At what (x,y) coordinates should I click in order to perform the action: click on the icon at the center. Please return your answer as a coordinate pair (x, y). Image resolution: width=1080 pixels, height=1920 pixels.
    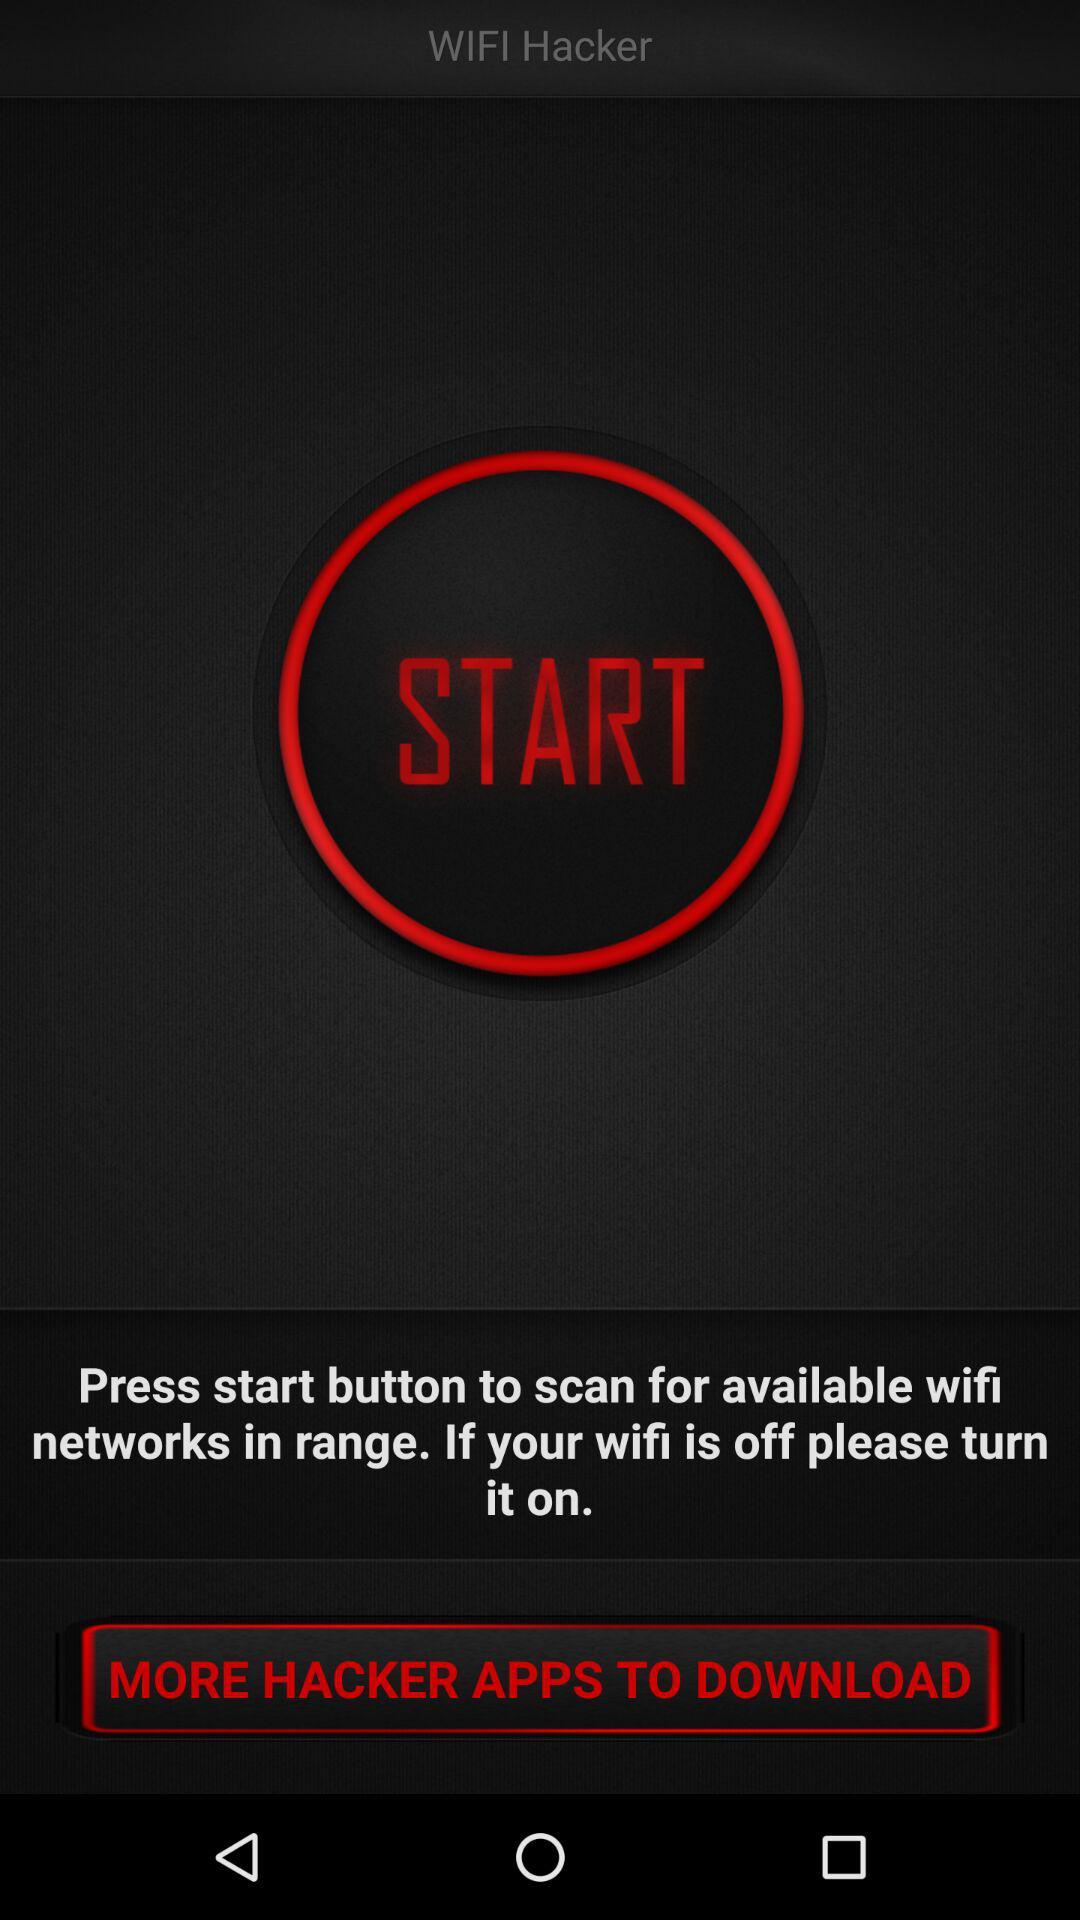
    Looking at the image, I should click on (540, 714).